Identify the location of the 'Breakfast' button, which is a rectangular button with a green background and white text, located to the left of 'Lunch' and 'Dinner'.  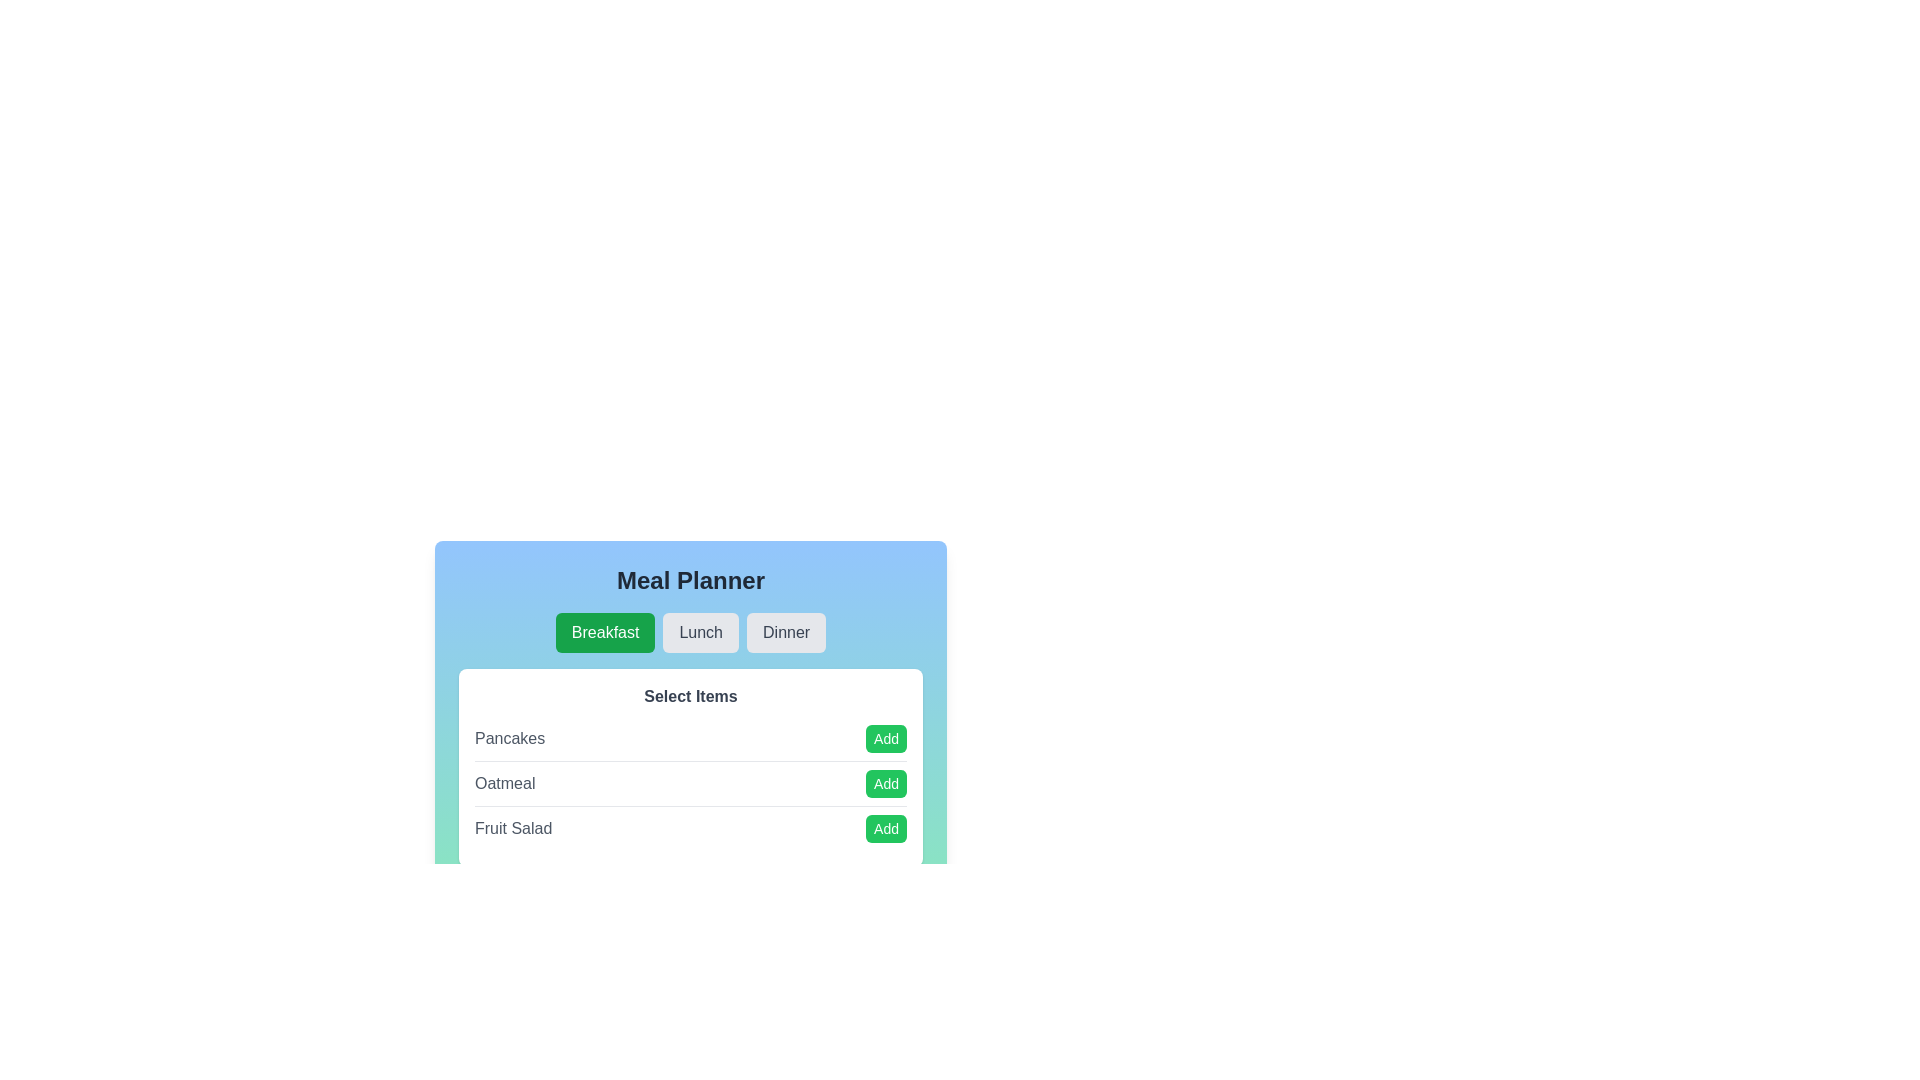
(604, 632).